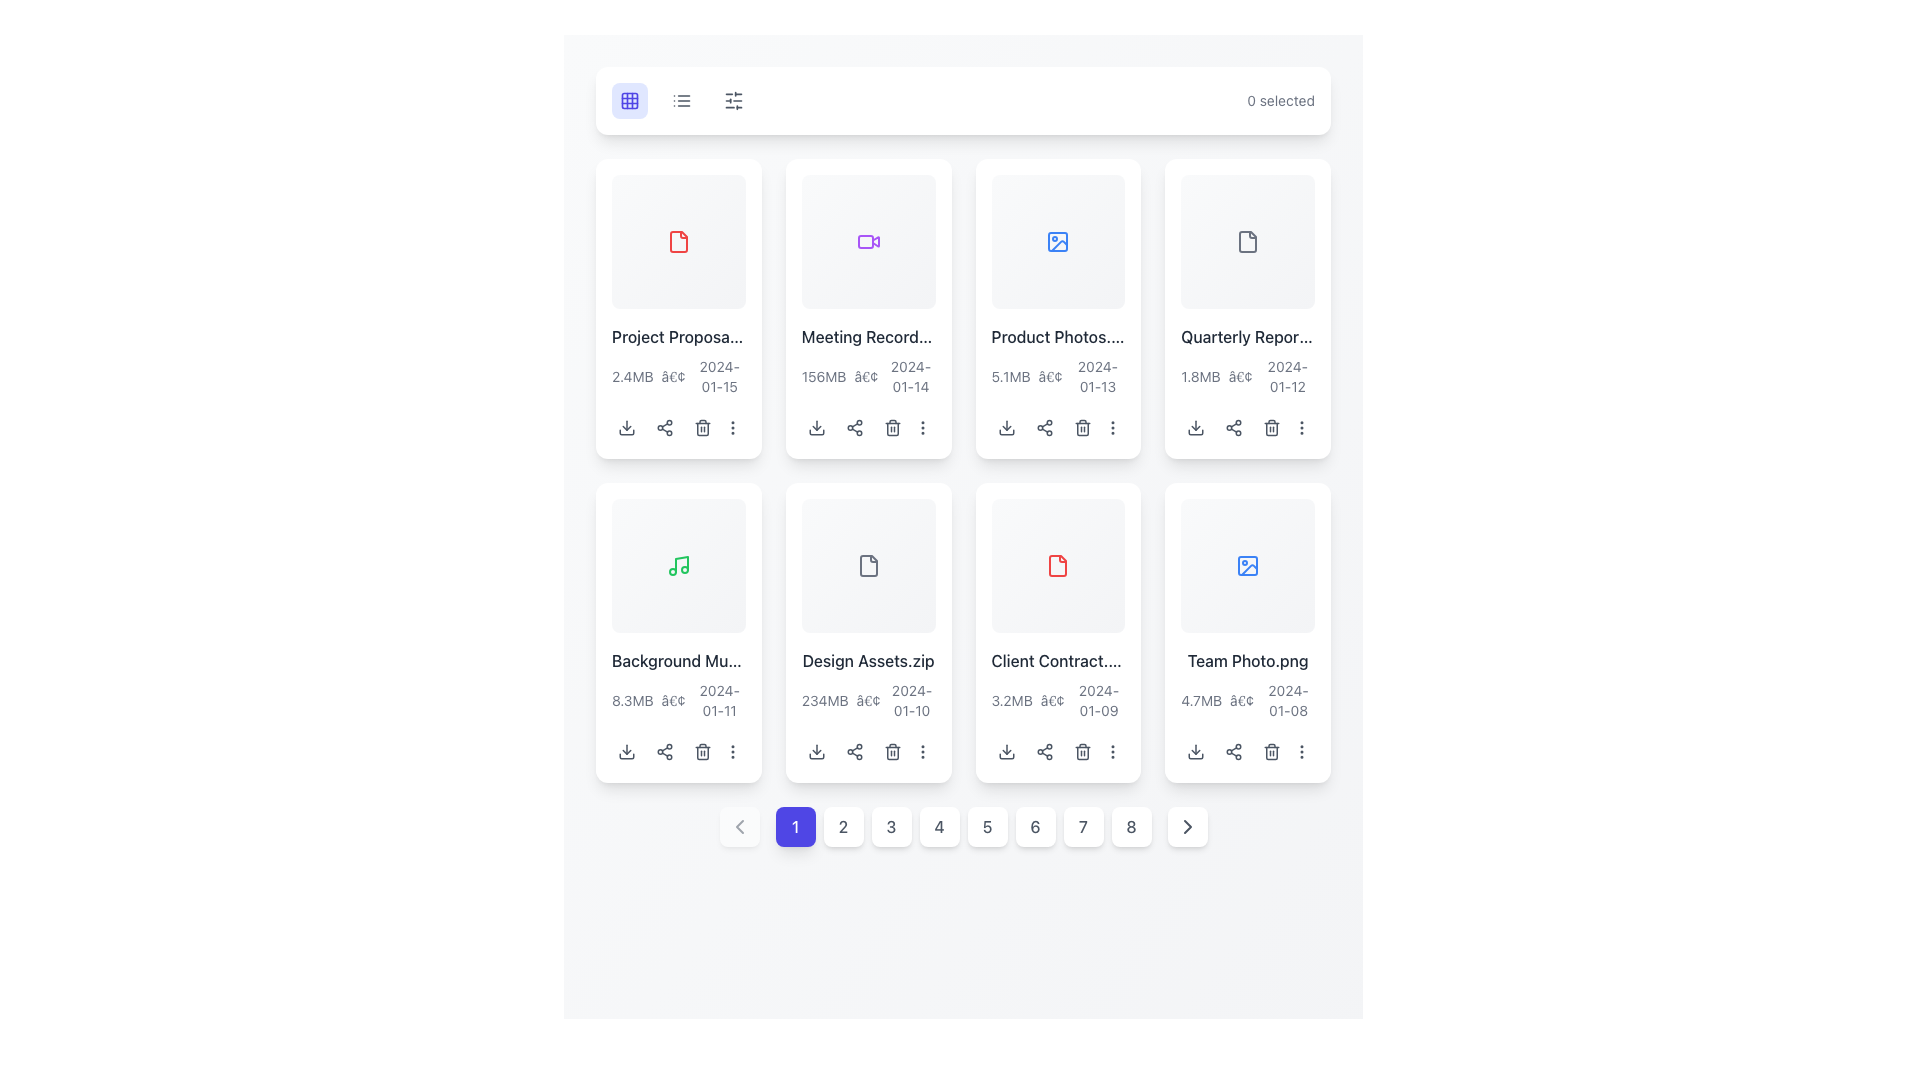  What do you see at coordinates (673, 376) in the screenshot?
I see `the separator Text Label or Icon located between '2.4MB' and '2024-01-15' in the 'Project Proposal' card` at bounding box center [673, 376].